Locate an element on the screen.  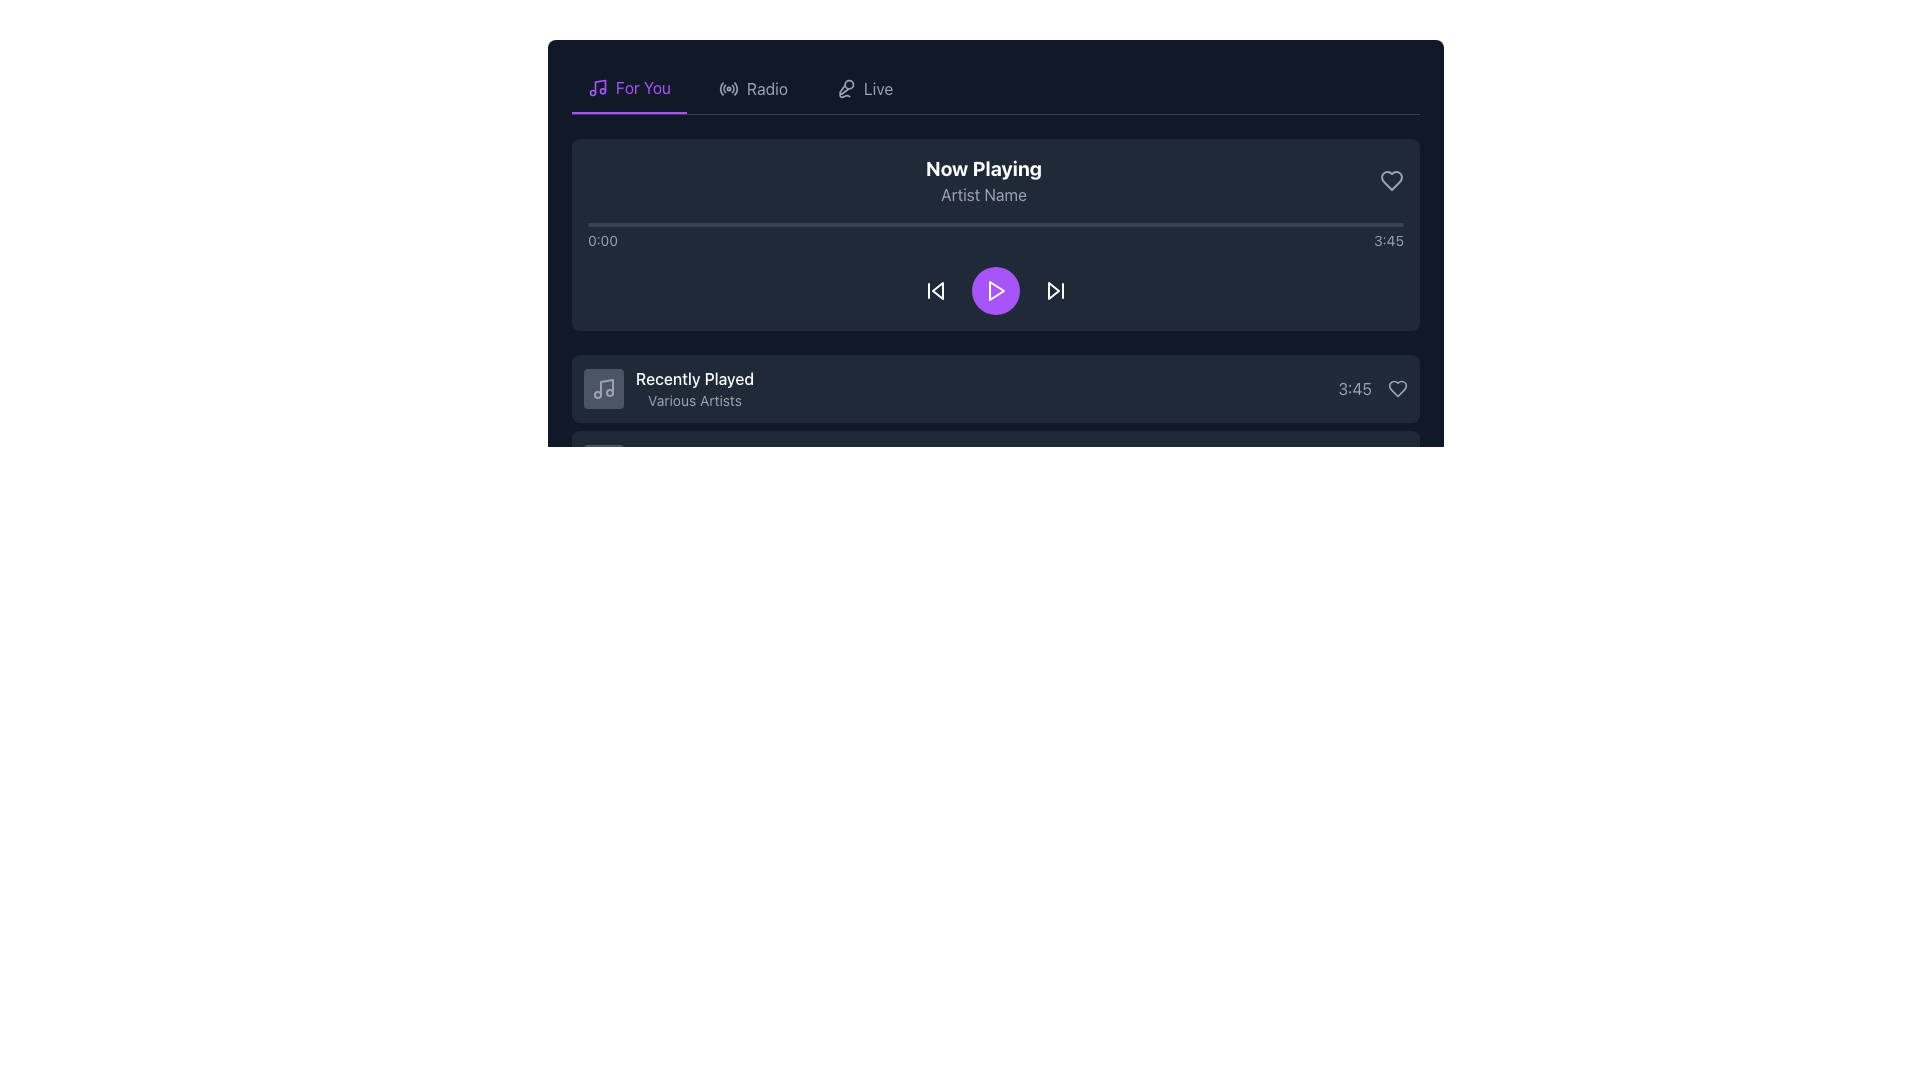
the progress bar located below the 'Now Playing' section and above the playback controls, which visually represents the progression of playback for media content is located at coordinates (996, 224).